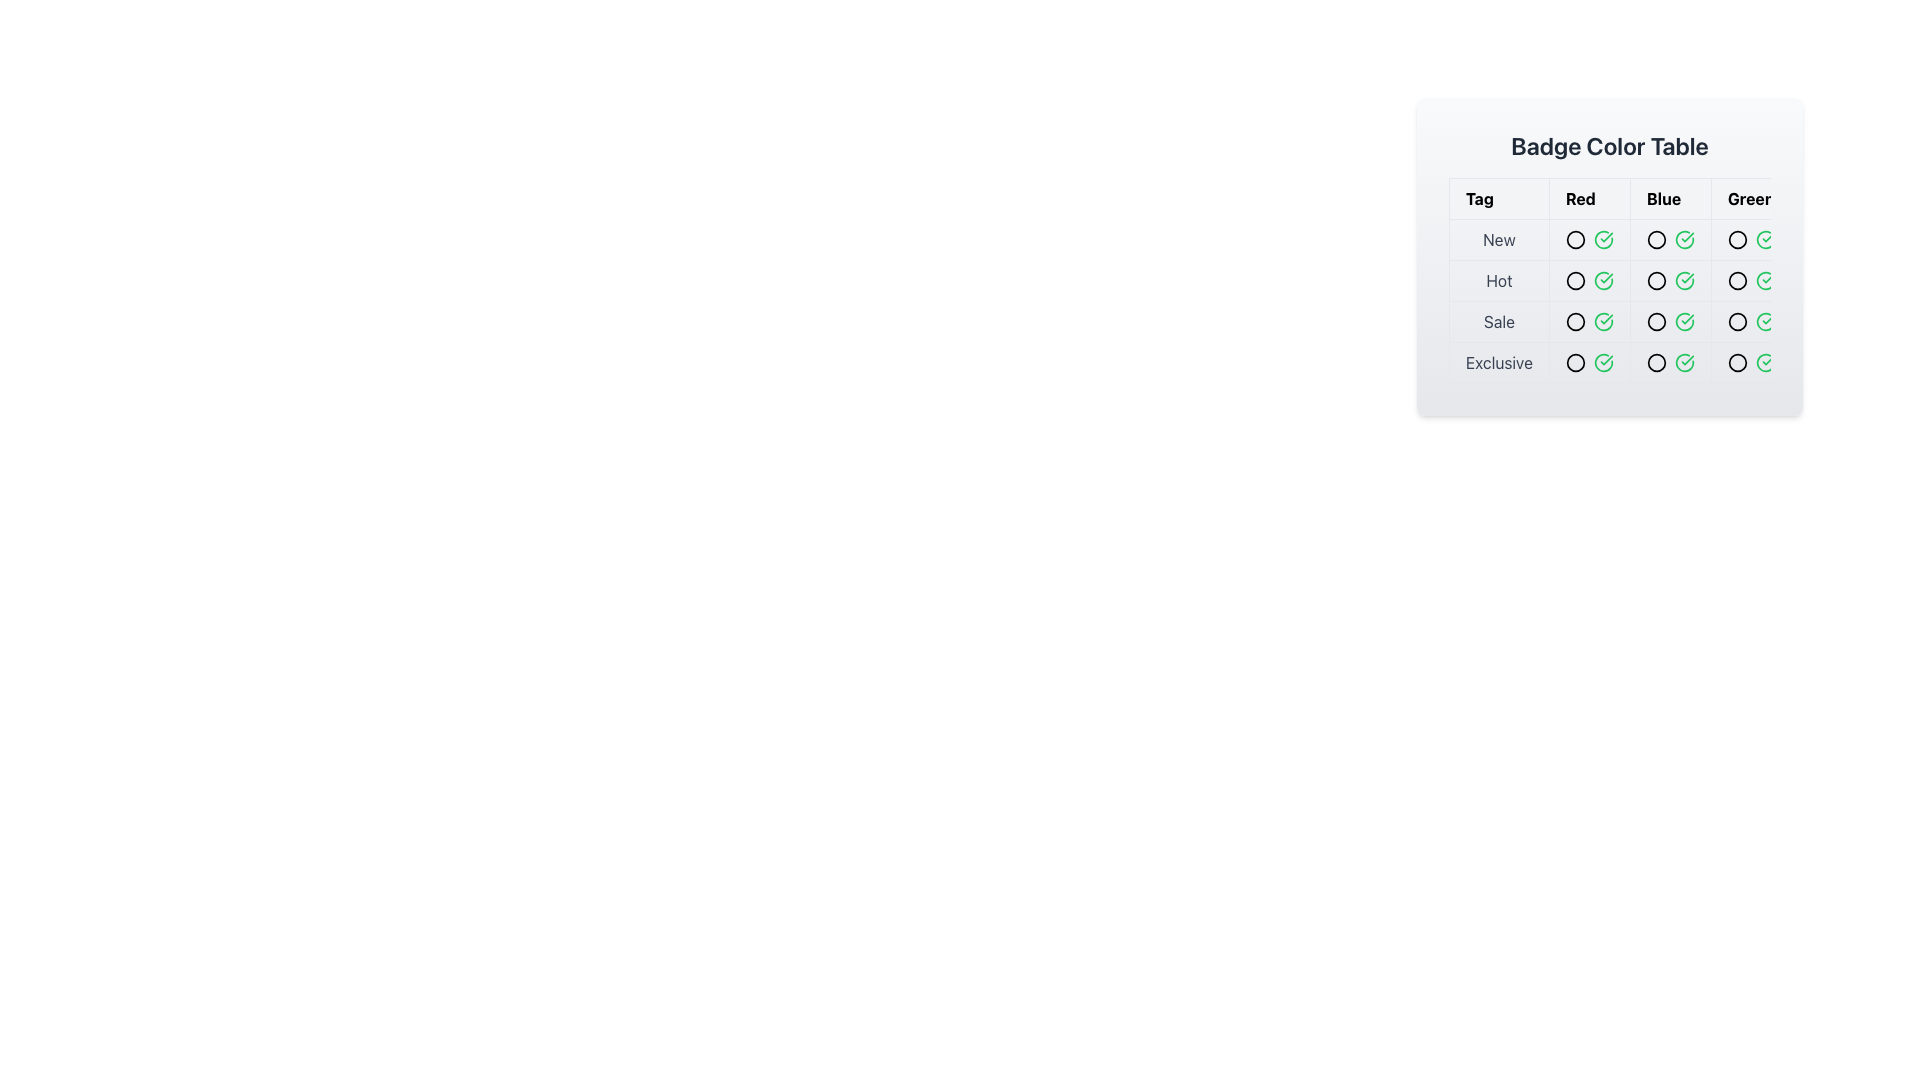  Describe the element at coordinates (1499, 281) in the screenshot. I see `the 'Hot' tag label located in the second row of the table under the 'Tag' column, which is positioned between the 'New' and 'Sale' rows` at that location.